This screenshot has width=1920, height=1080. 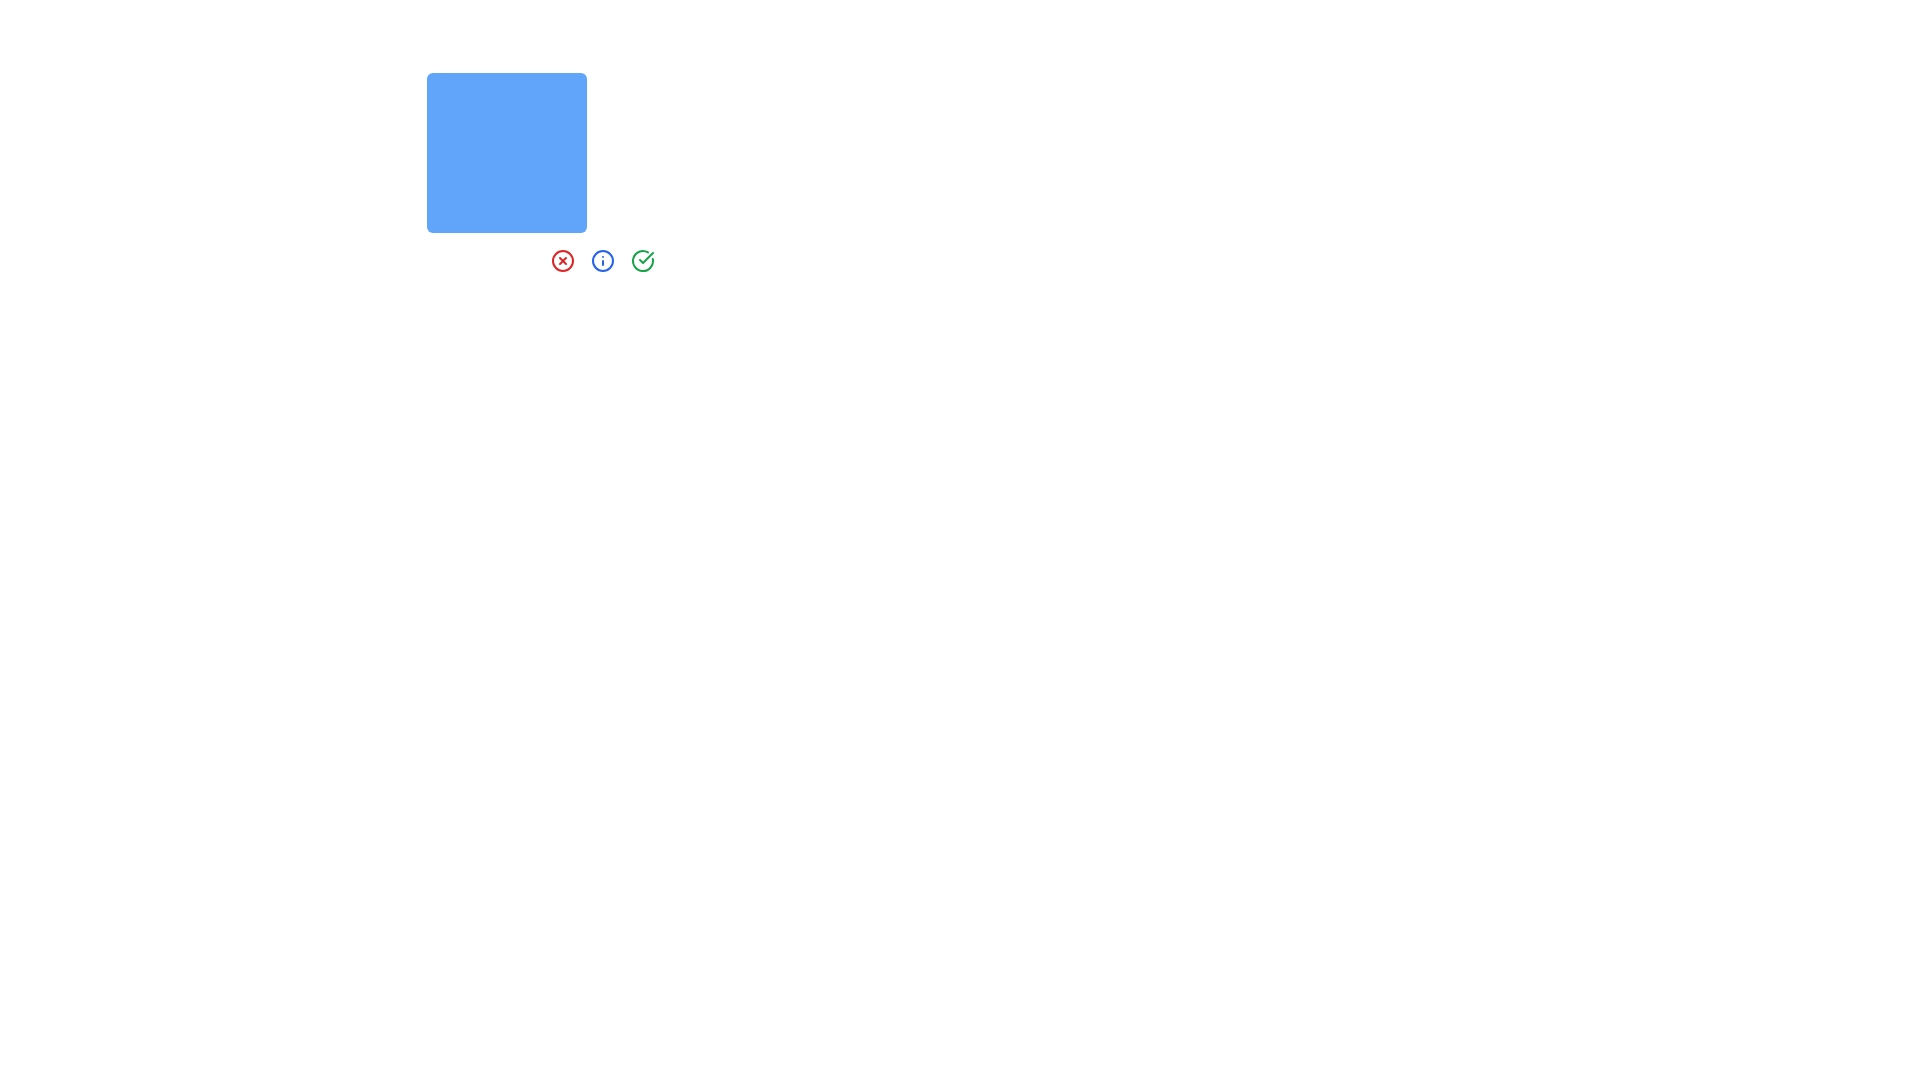 What do you see at coordinates (602, 260) in the screenshot?
I see `the blue circular information icon, which is the second icon in a horizontal arrangement of three symbols, located between a red circular icon with a cross and a green circular icon with a checkmark` at bounding box center [602, 260].